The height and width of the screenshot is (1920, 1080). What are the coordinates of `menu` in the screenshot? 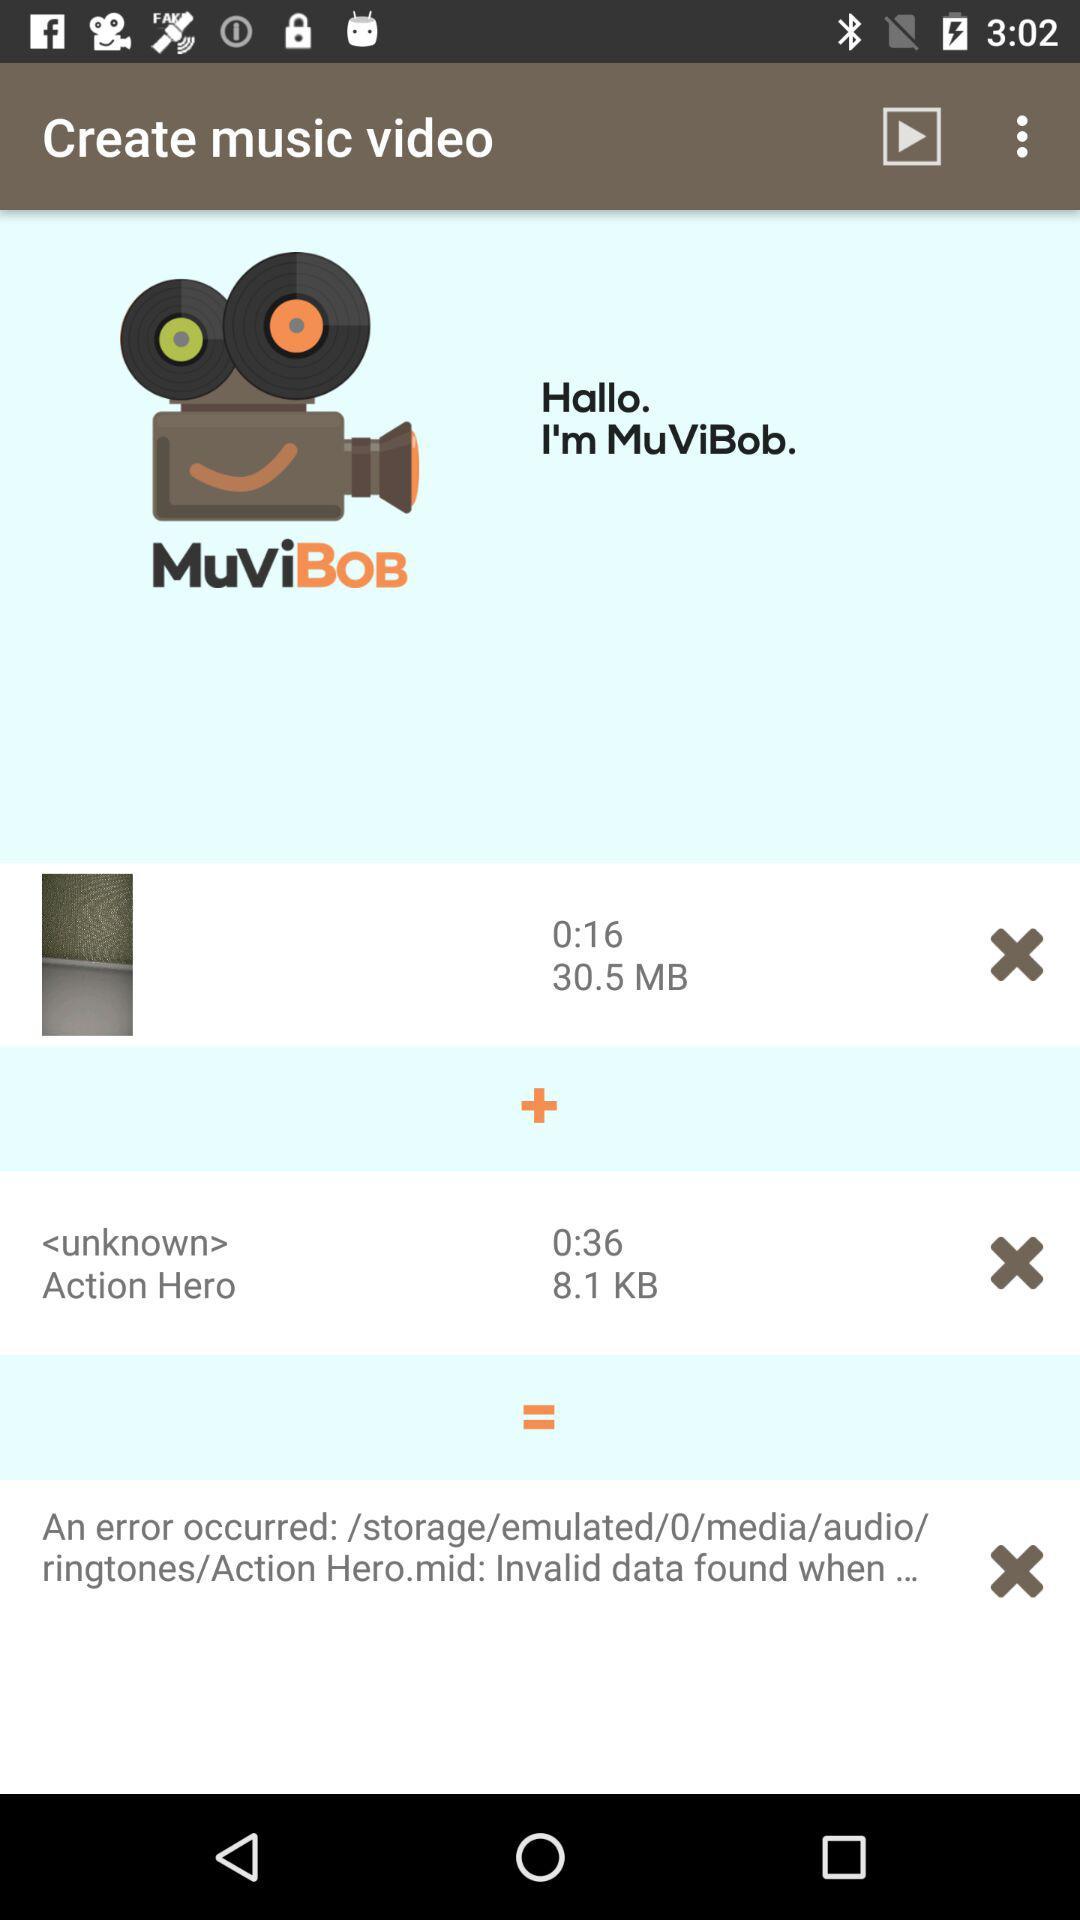 It's located at (1027, 136).